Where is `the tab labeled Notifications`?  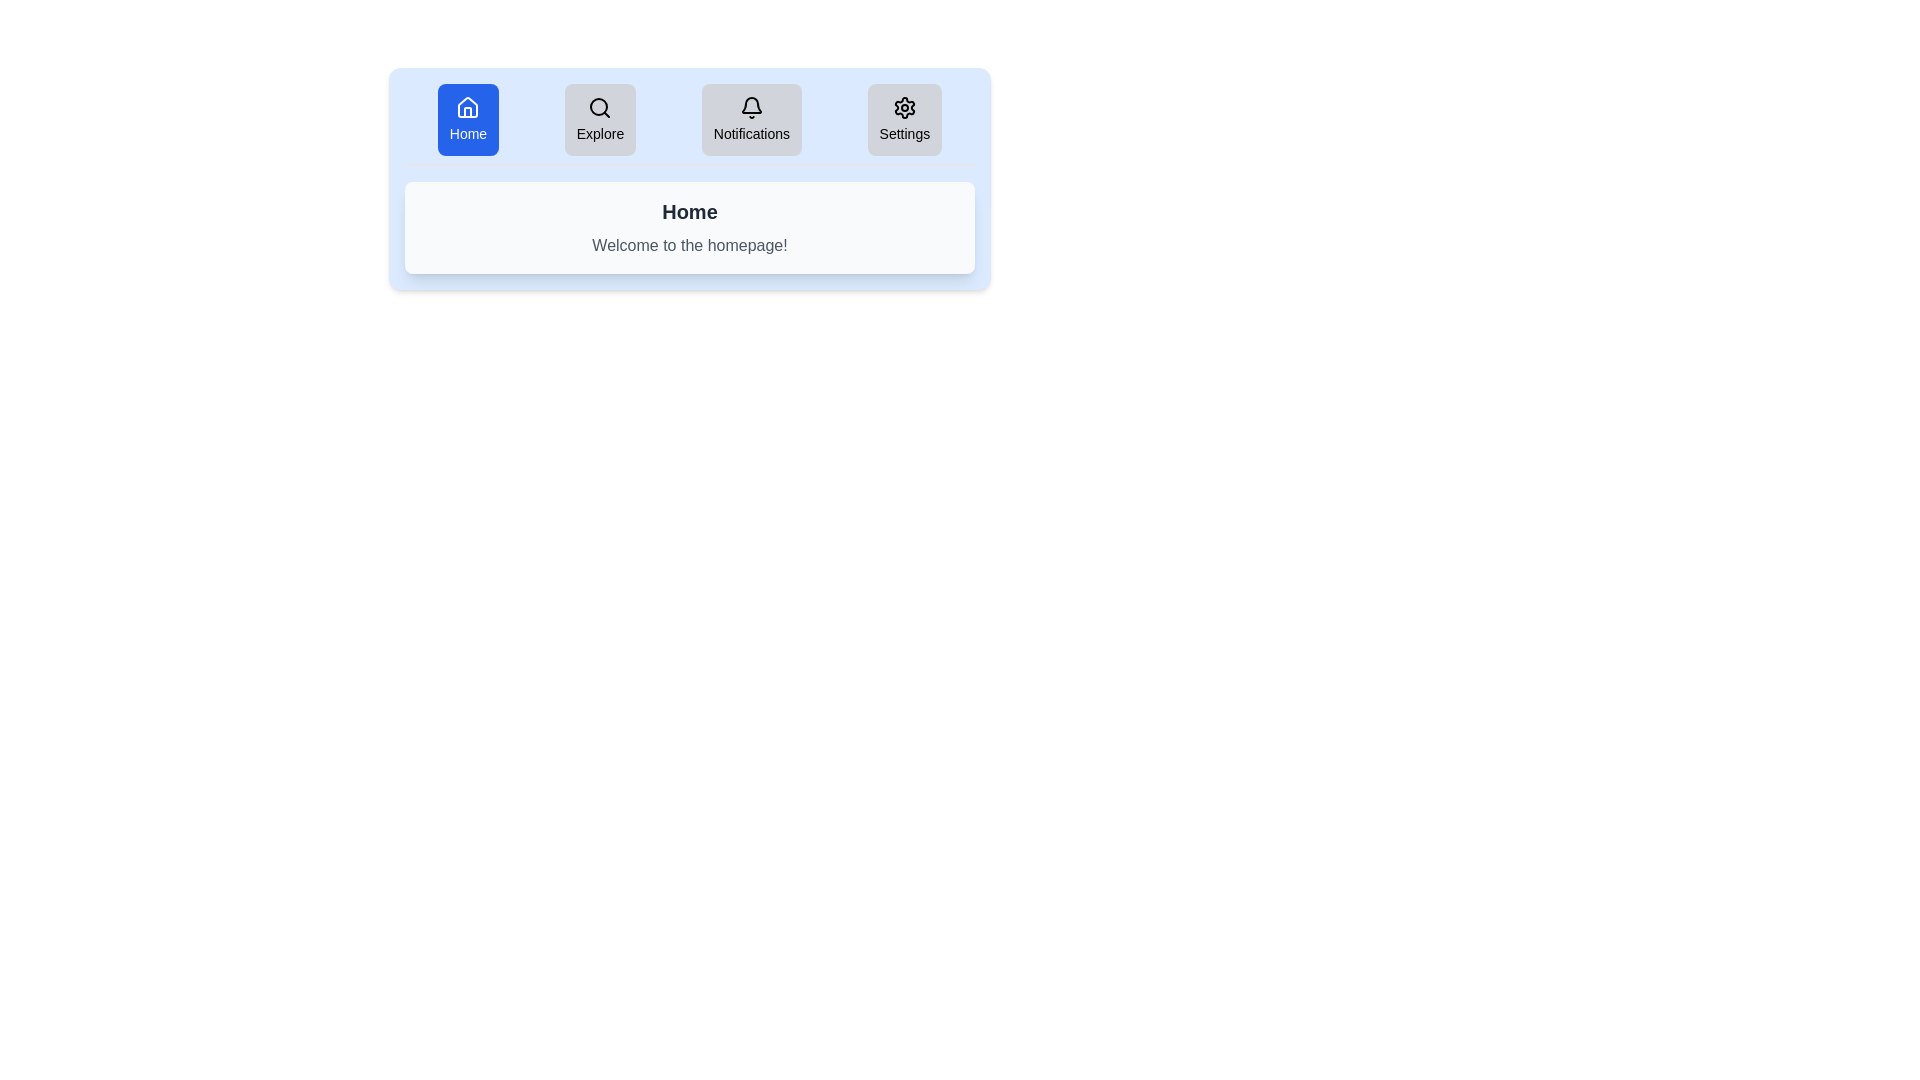 the tab labeled Notifications is located at coordinates (750, 119).